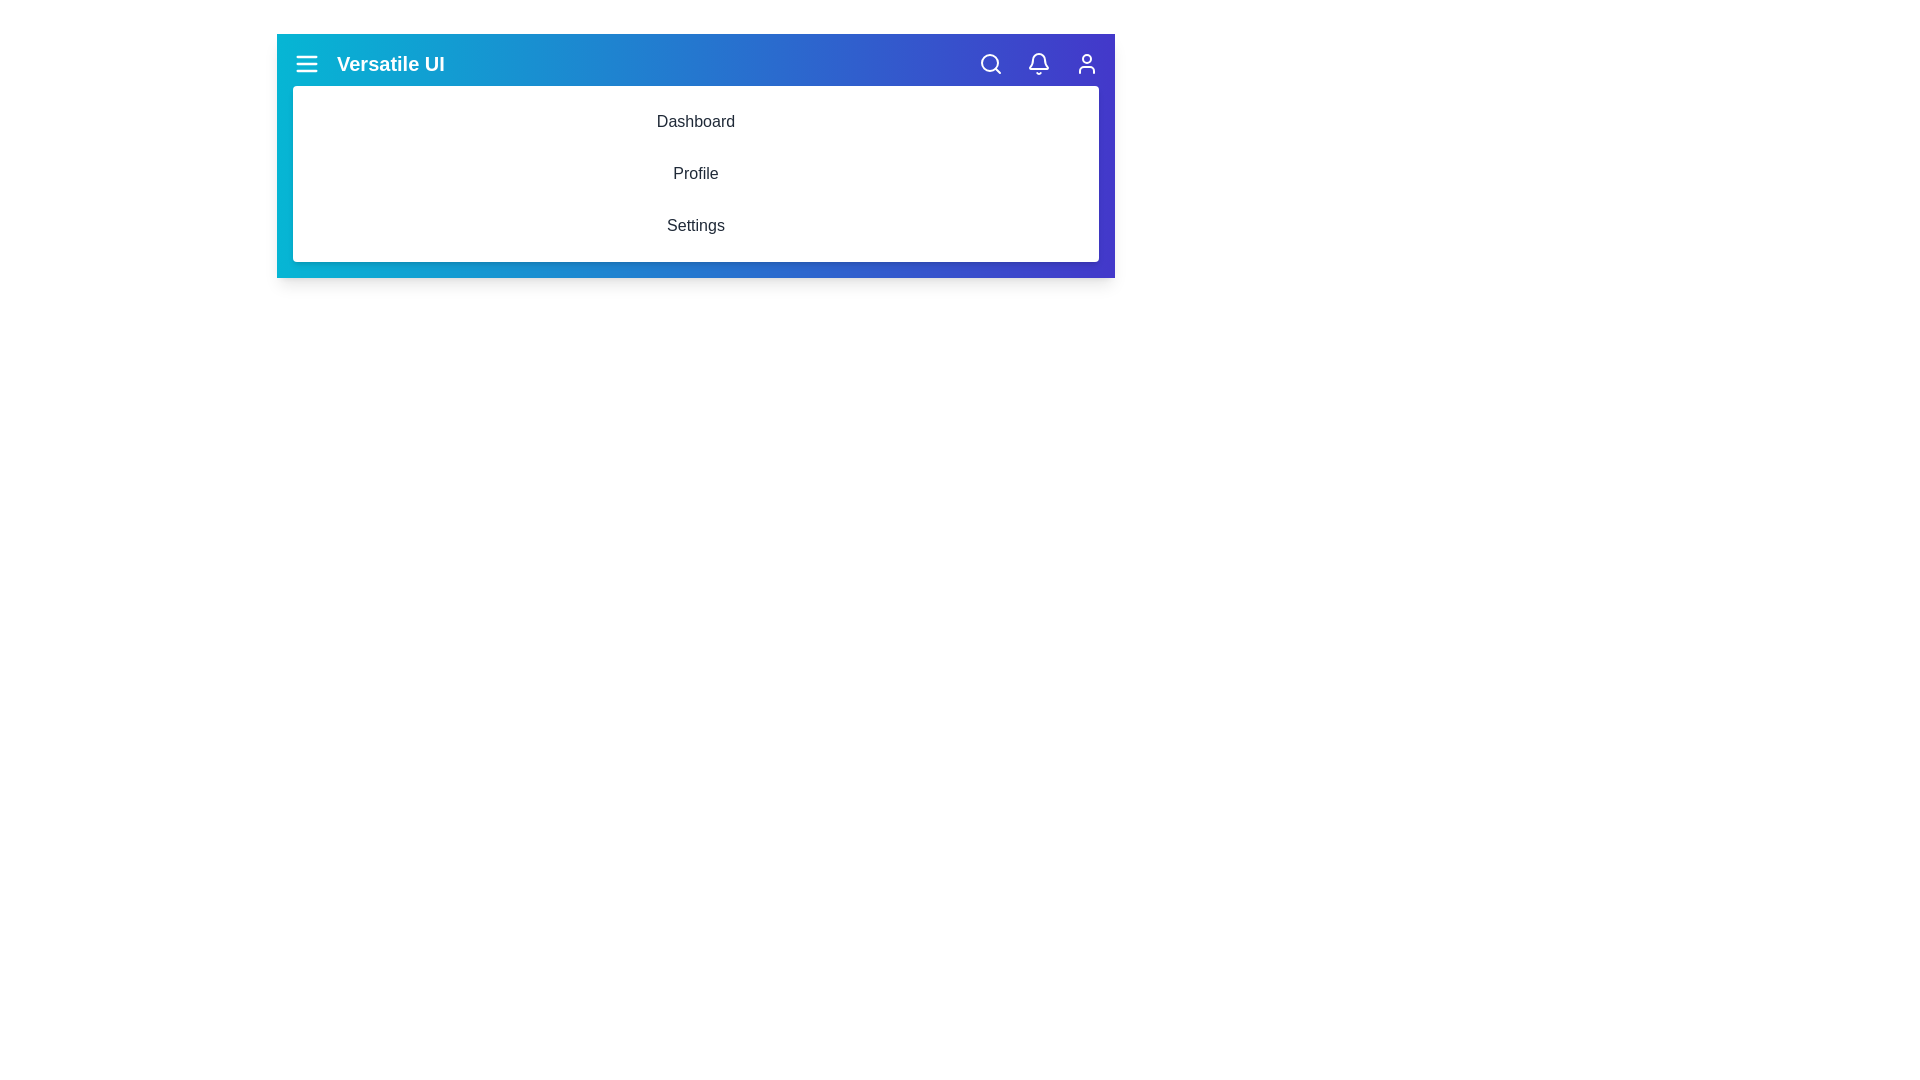 This screenshot has width=1920, height=1080. What do you see at coordinates (990, 63) in the screenshot?
I see `the search icon to initiate a search` at bounding box center [990, 63].